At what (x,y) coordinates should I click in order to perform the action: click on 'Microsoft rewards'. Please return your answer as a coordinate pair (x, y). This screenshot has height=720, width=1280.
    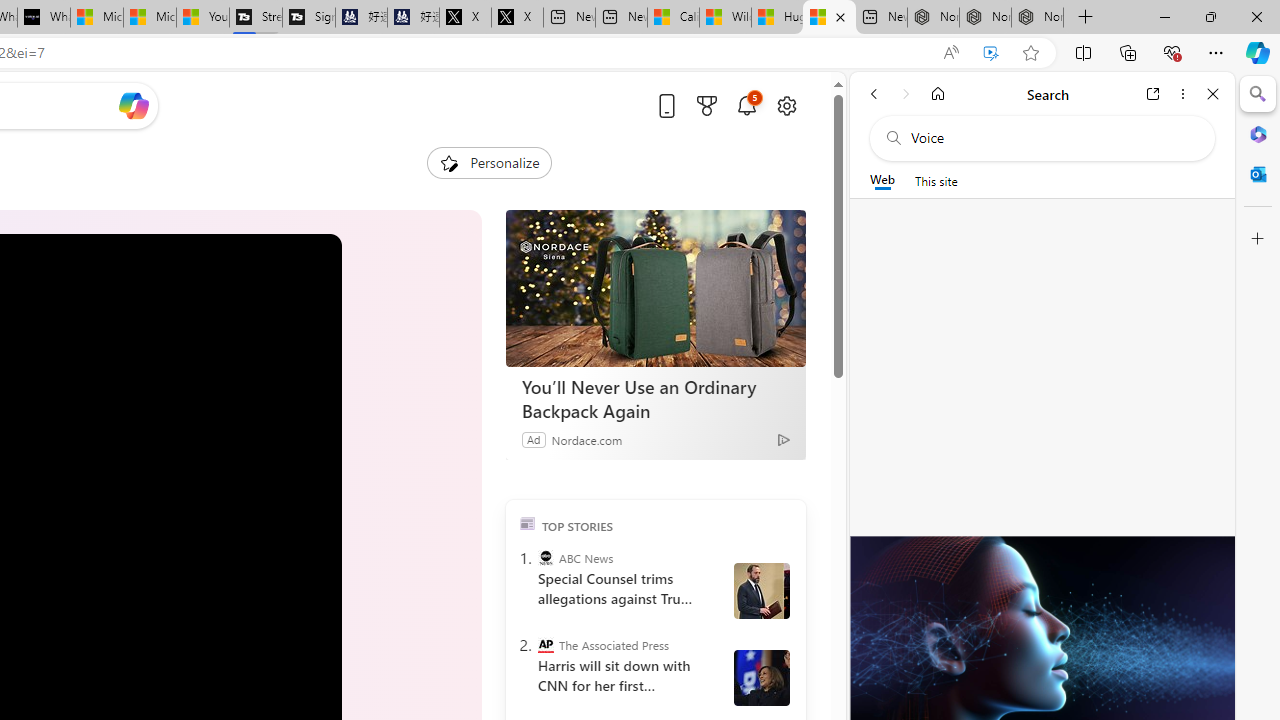
    Looking at the image, I should click on (707, 105).